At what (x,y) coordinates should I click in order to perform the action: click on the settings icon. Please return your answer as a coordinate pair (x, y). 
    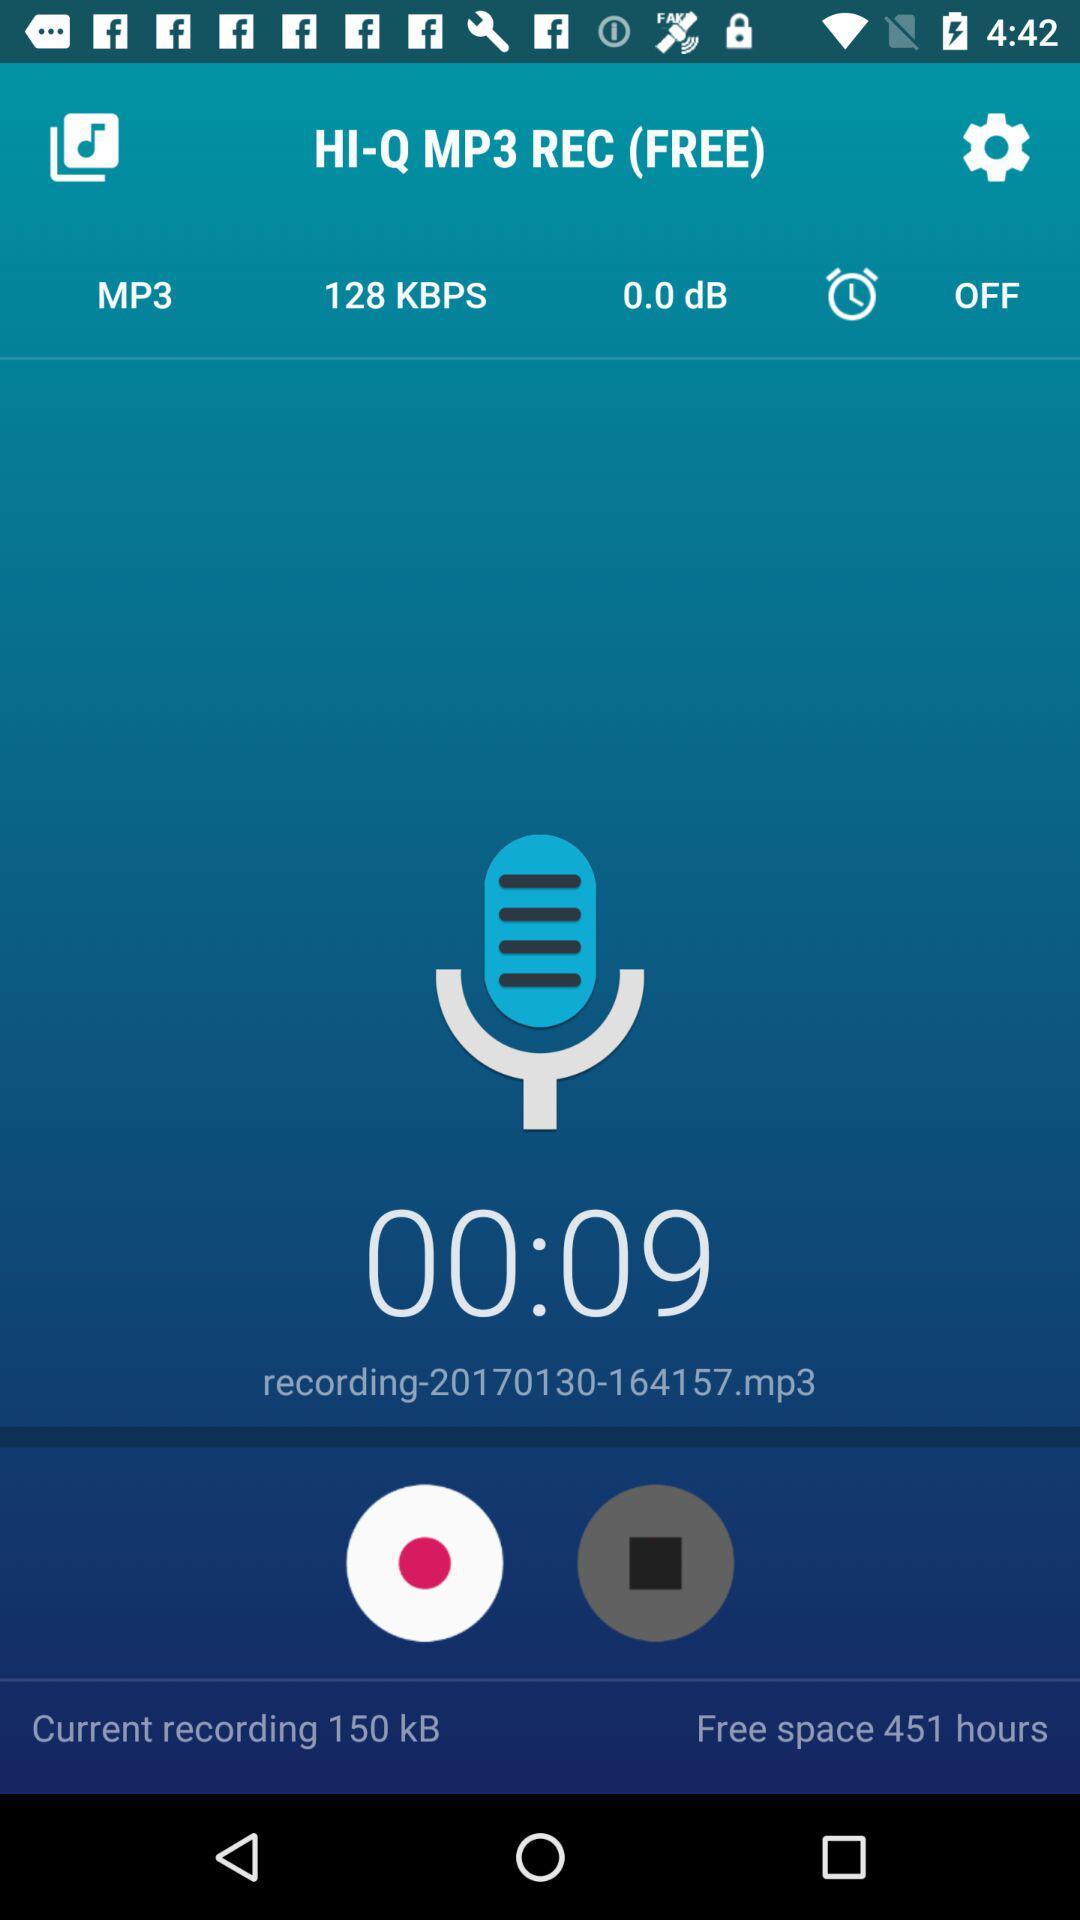
    Looking at the image, I should click on (995, 146).